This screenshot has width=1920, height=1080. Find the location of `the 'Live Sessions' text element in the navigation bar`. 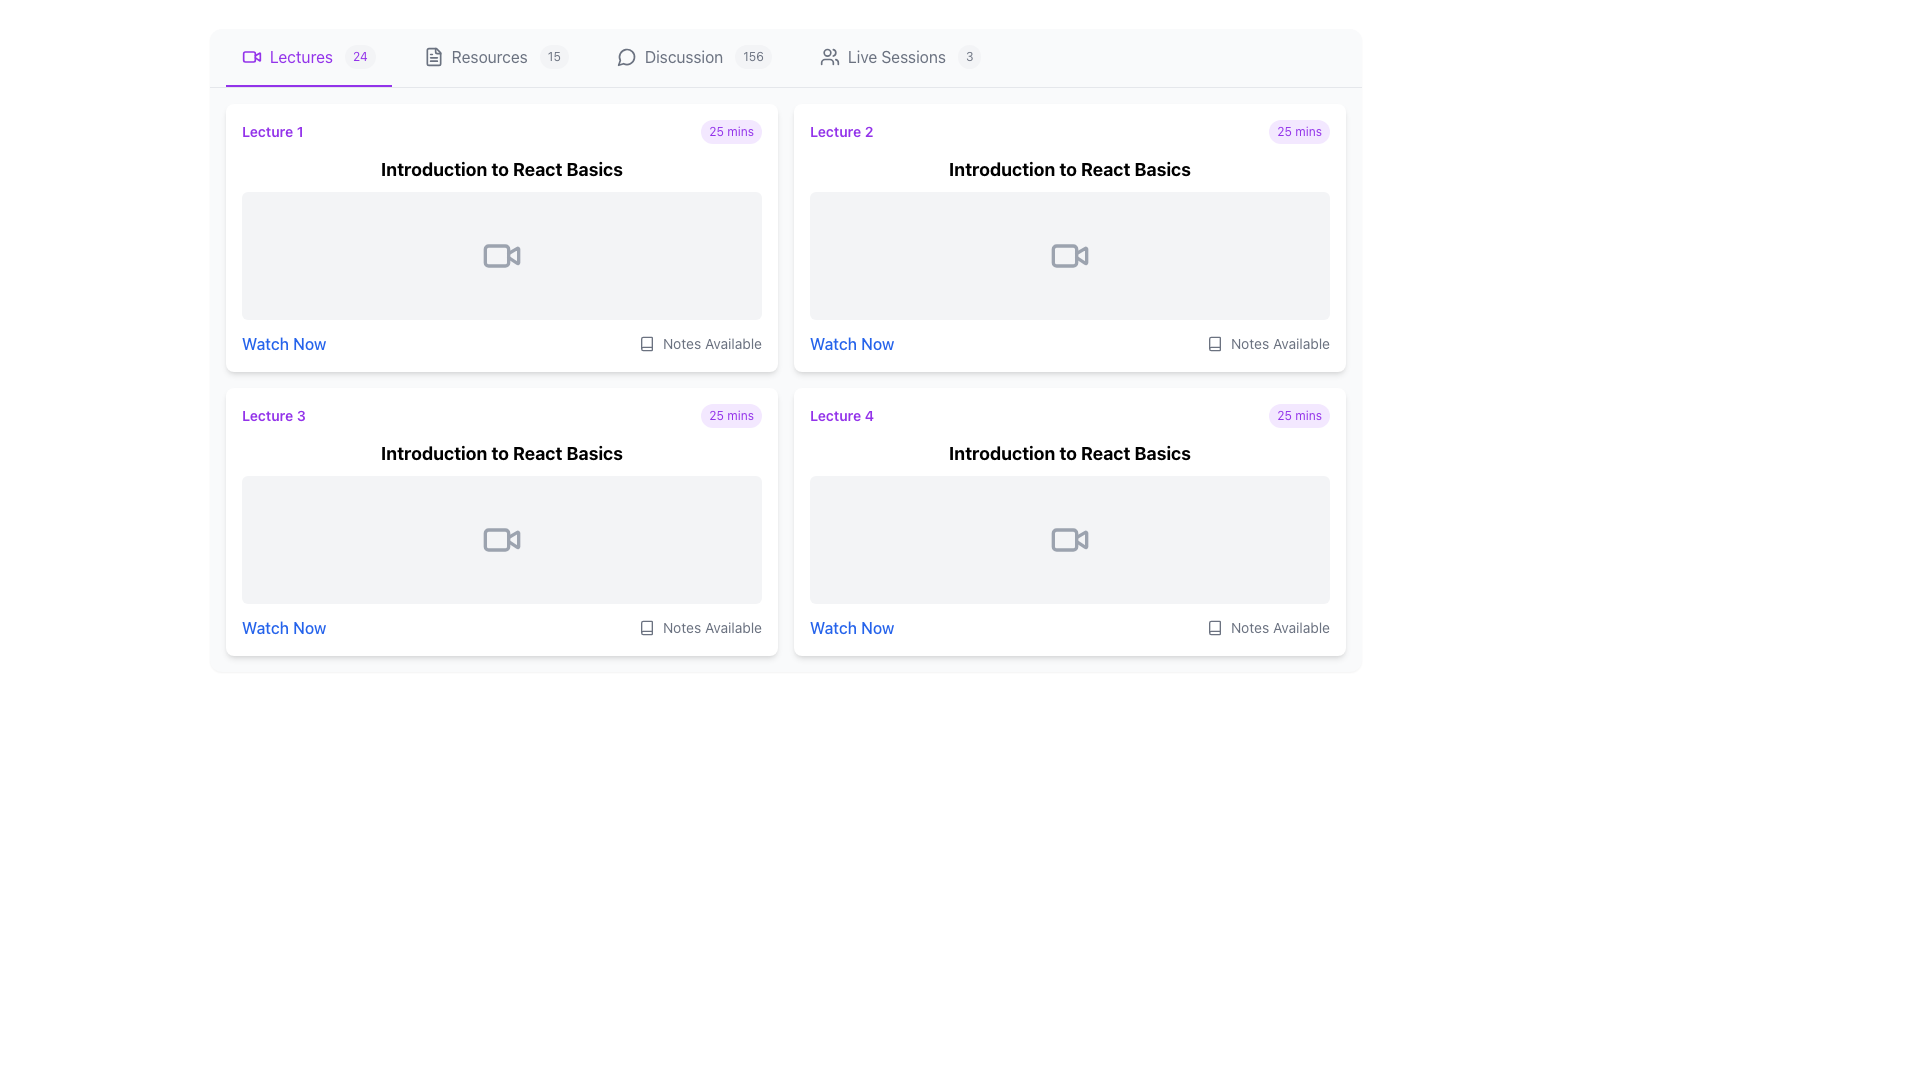

the 'Live Sessions' text element in the navigation bar is located at coordinates (895, 56).